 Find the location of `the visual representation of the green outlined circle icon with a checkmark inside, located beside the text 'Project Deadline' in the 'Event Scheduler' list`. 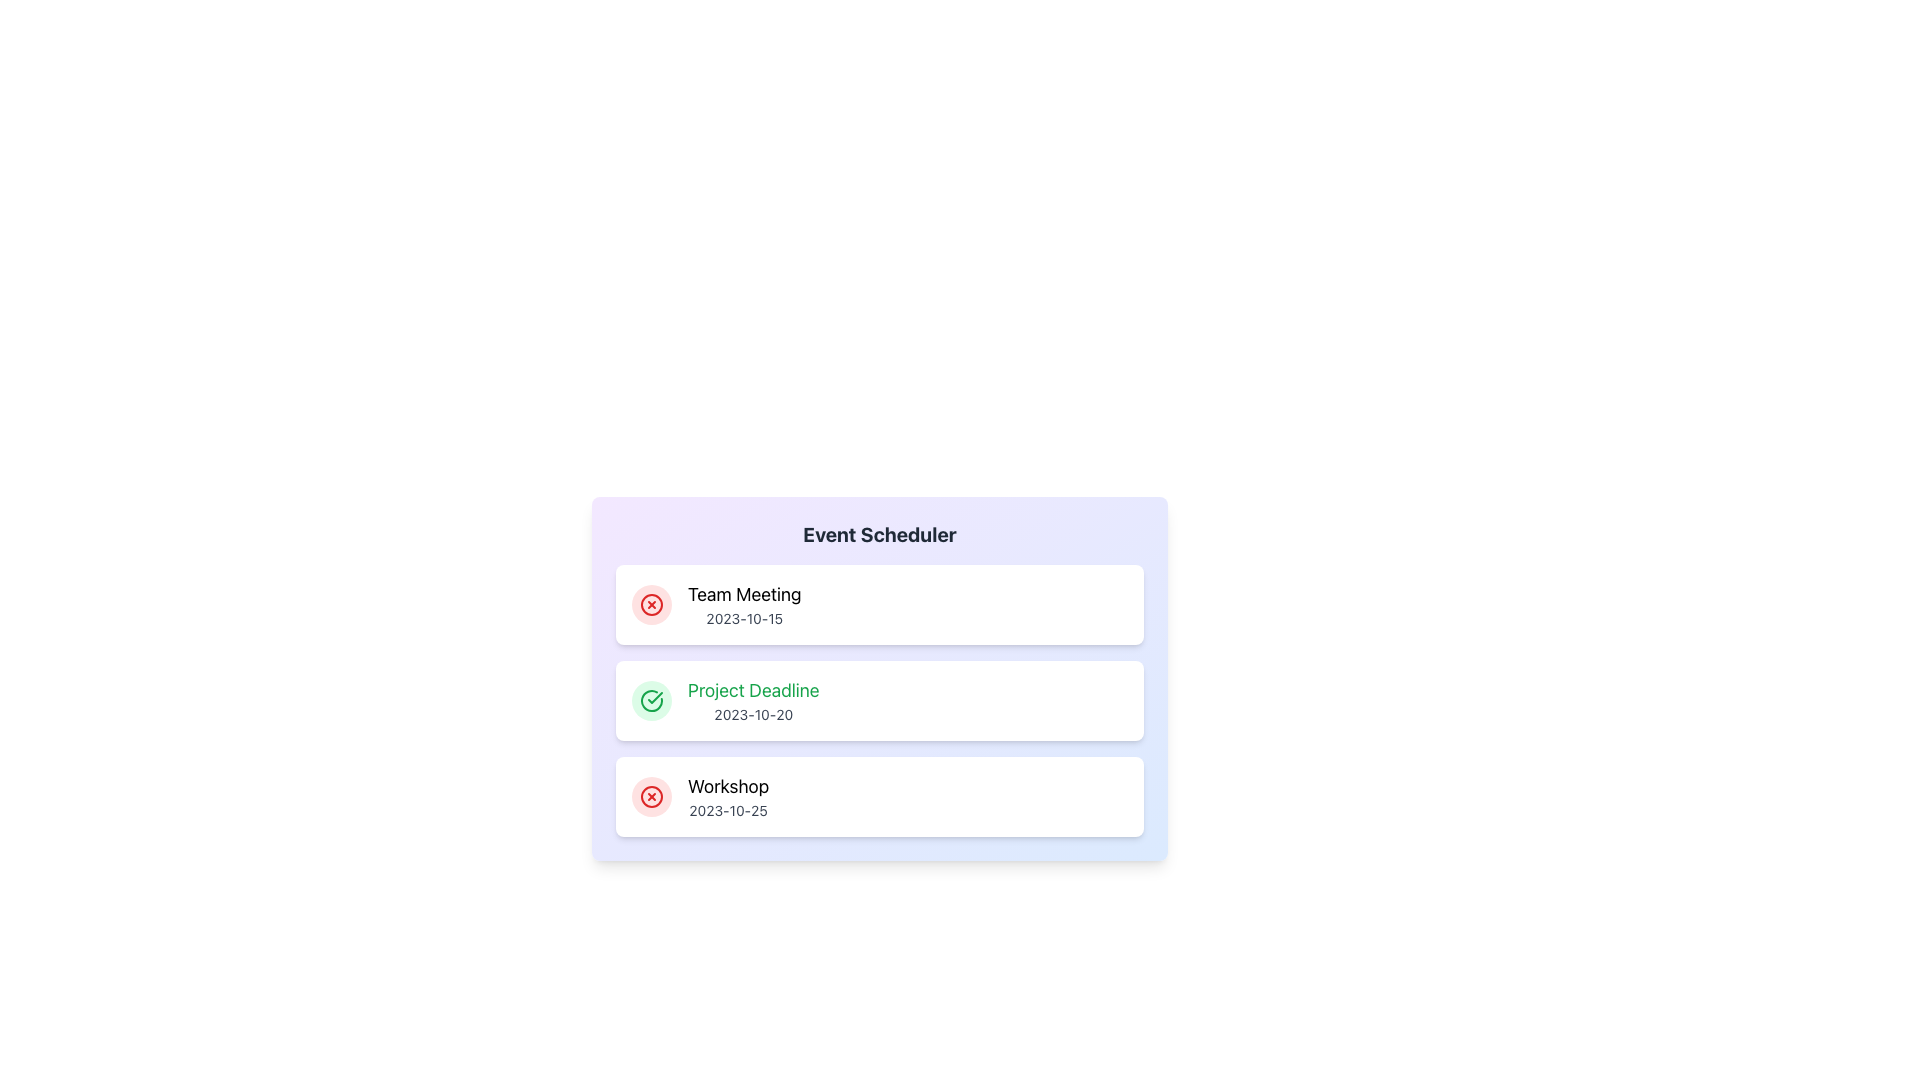

the visual representation of the green outlined circle icon with a checkmark inside, located beside the text 'Project Deadline' in the 'Event Scheduler' list is located at coordinates (652, 700).